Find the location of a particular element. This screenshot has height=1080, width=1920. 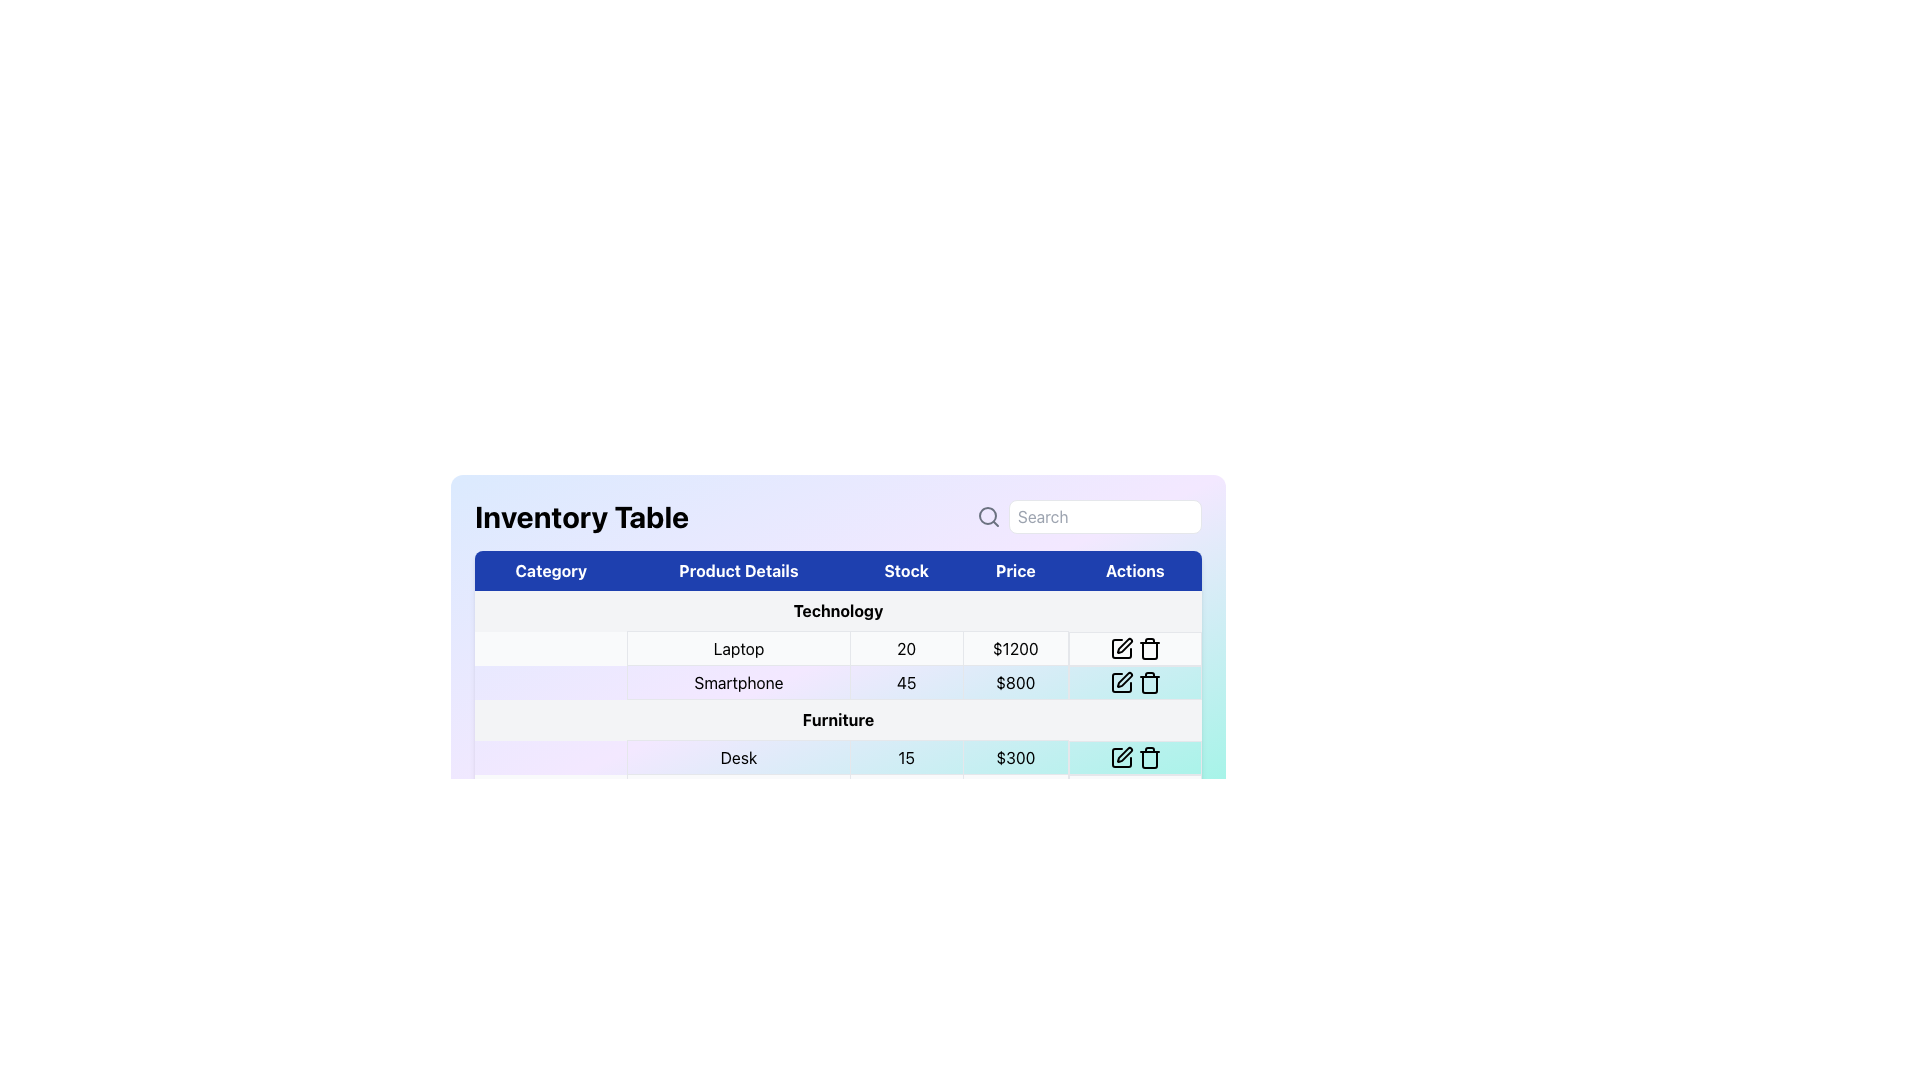

the price label displaying '$1200' in the 'Price' column of the table for the product 'Laptop' is located at coordinates (1015, 648).